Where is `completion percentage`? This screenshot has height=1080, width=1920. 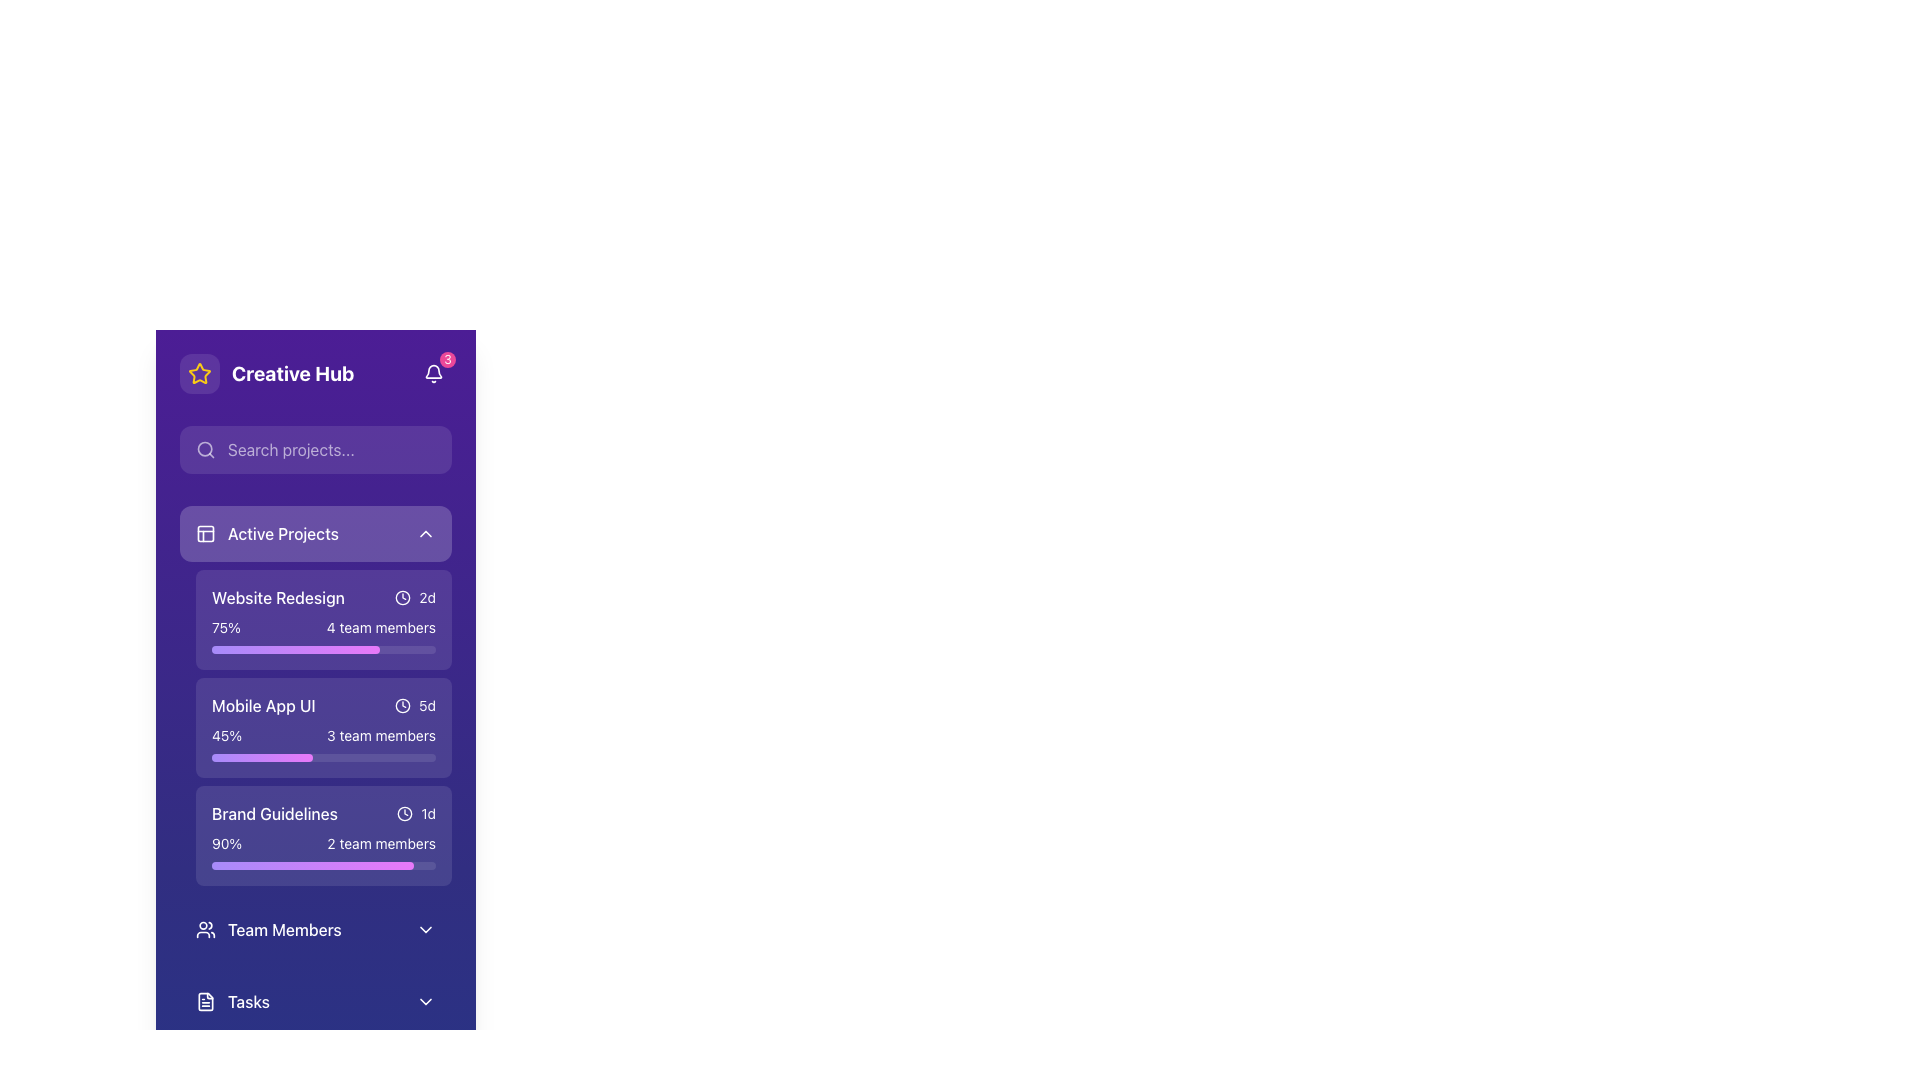 completion percentage is located at coordinates (242, 650).